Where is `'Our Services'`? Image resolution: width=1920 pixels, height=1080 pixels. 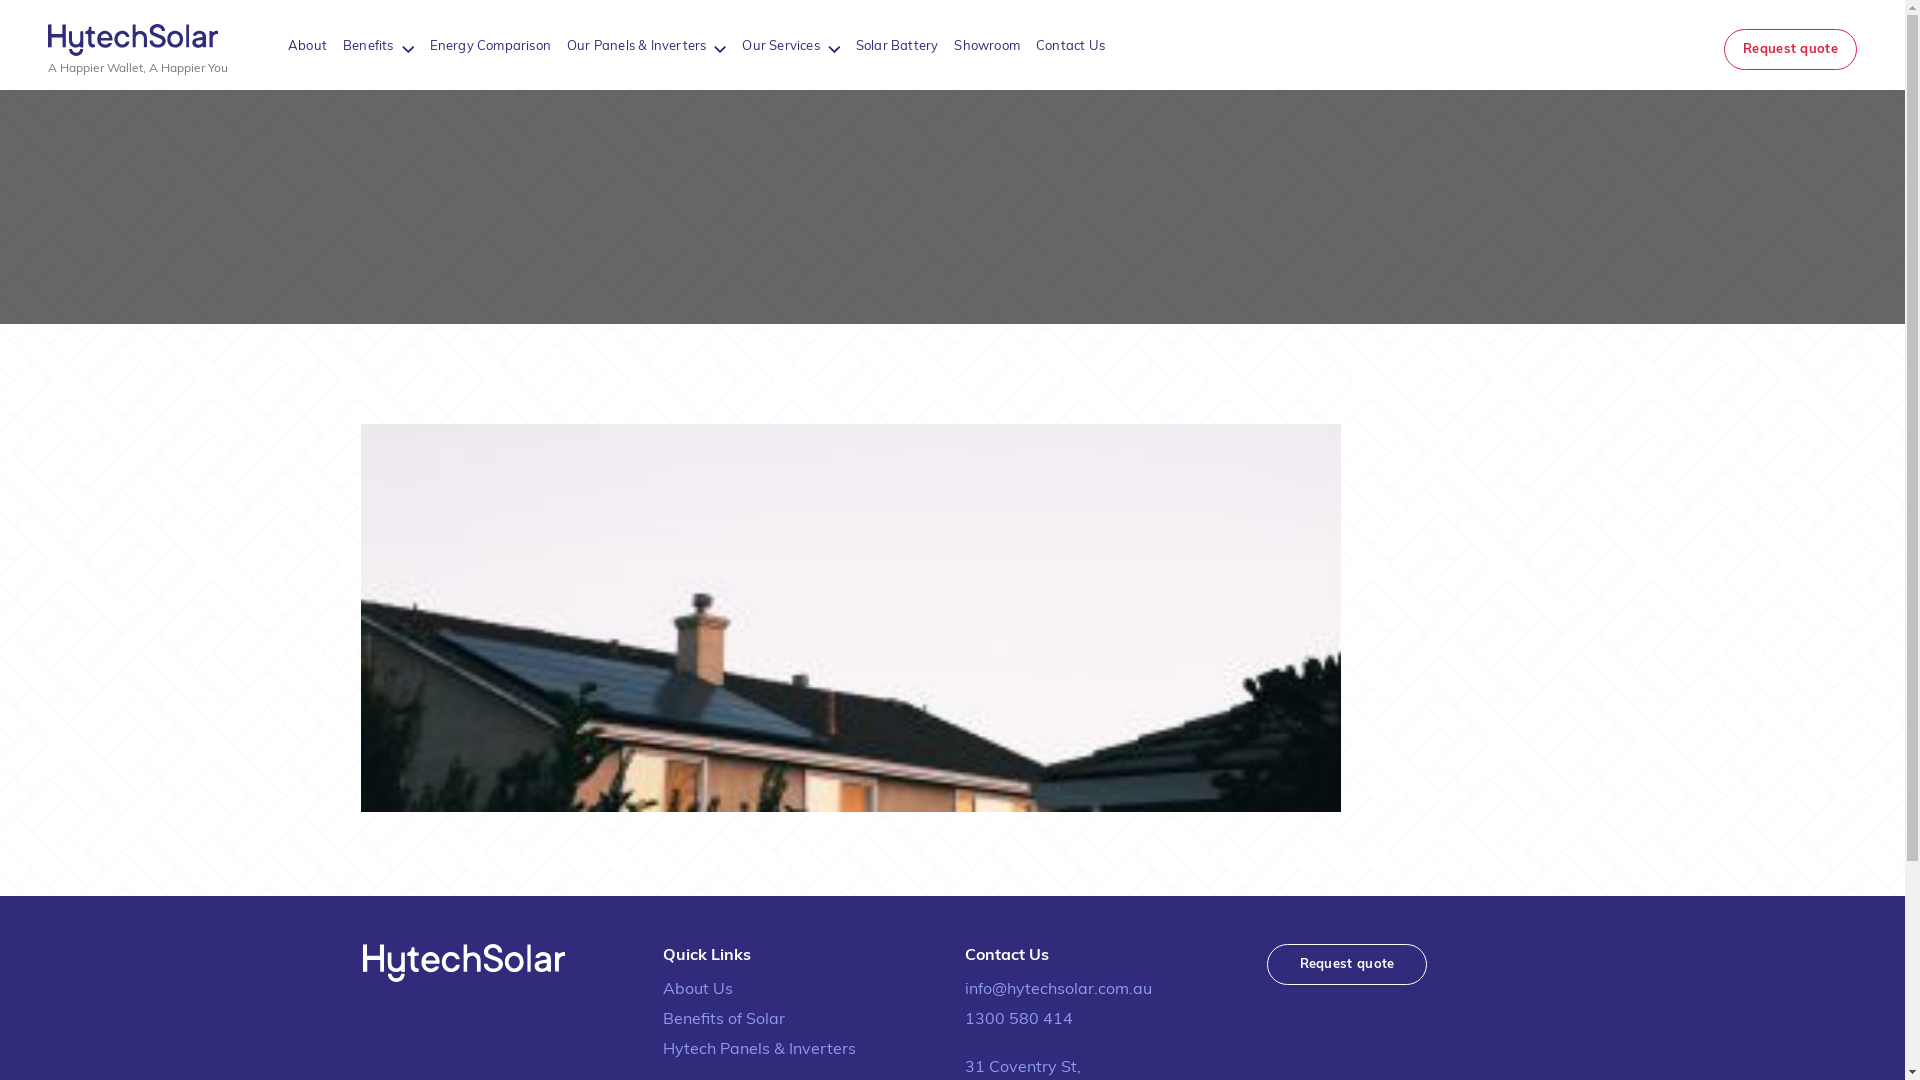 'Our Services' is located at coordinates (741, 45).